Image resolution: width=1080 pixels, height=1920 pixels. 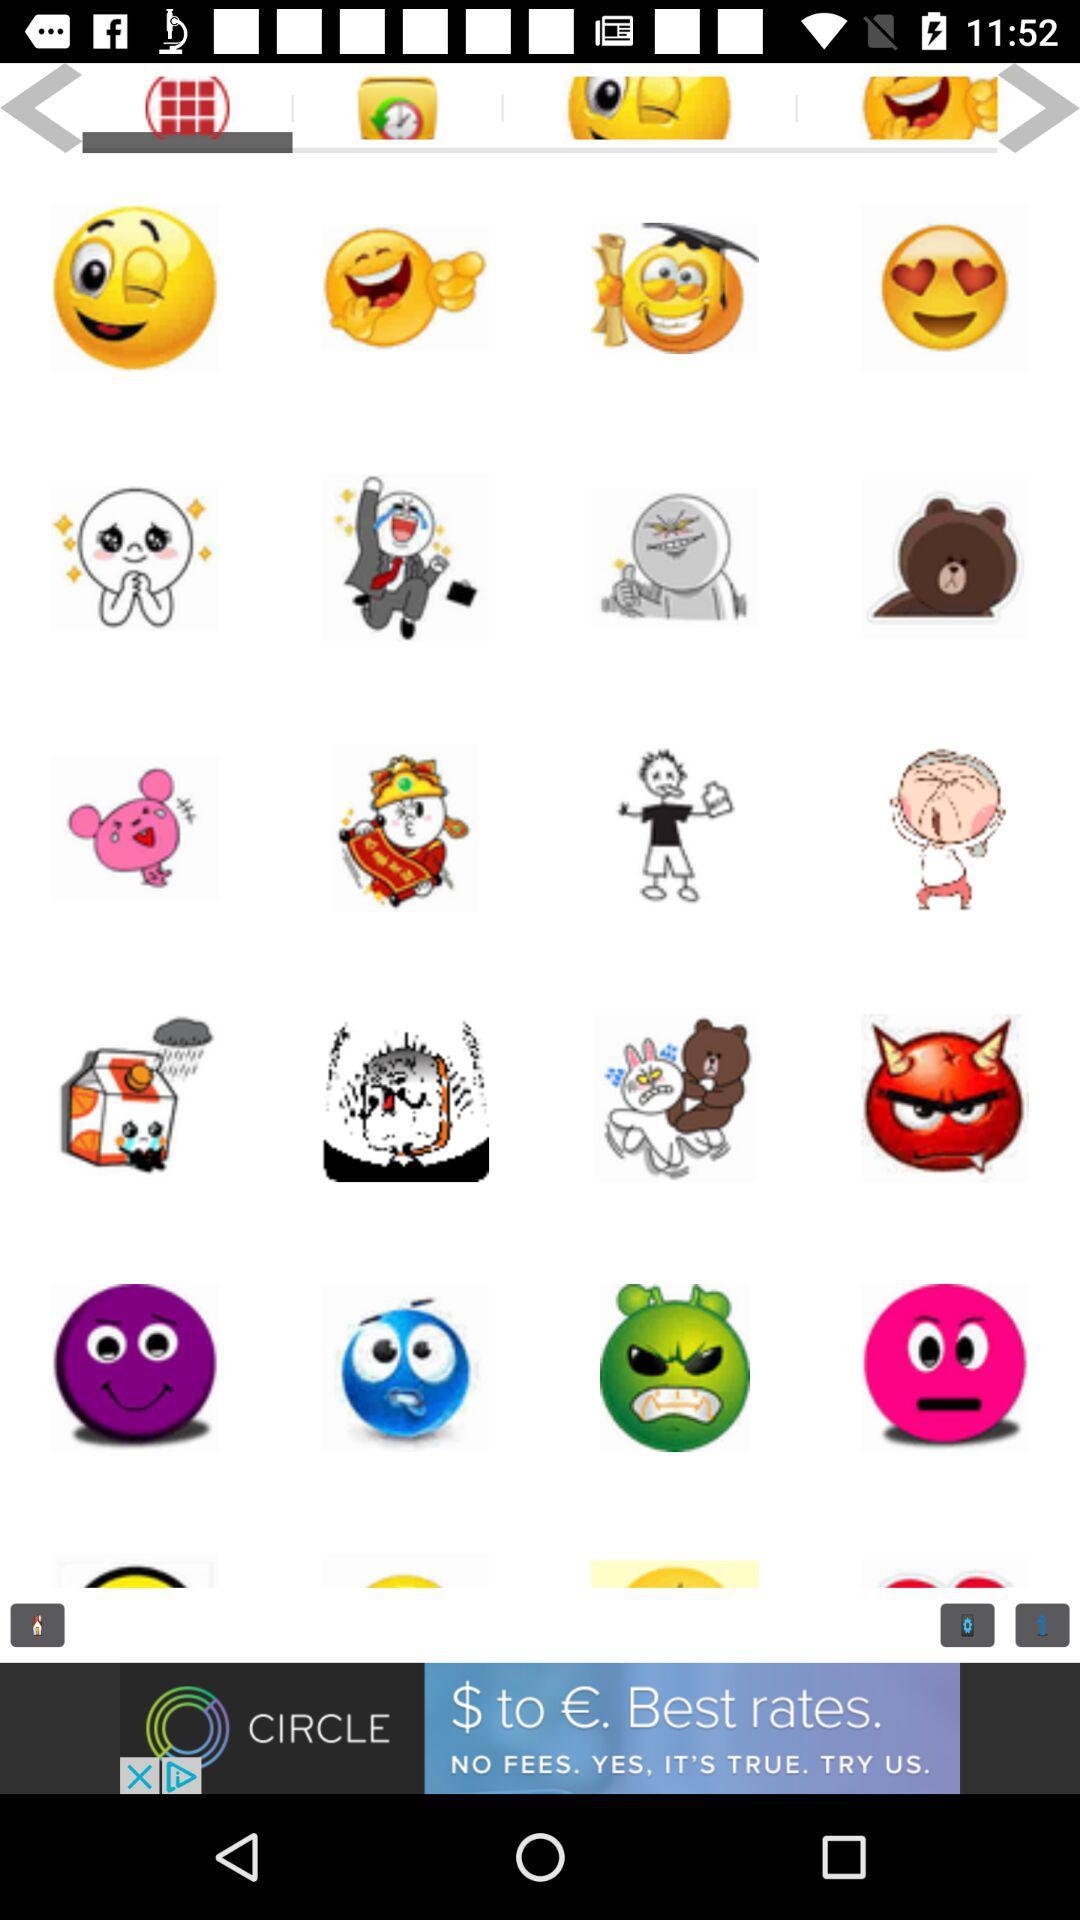 I want to click on doll page, so click(x=675, y=1097).